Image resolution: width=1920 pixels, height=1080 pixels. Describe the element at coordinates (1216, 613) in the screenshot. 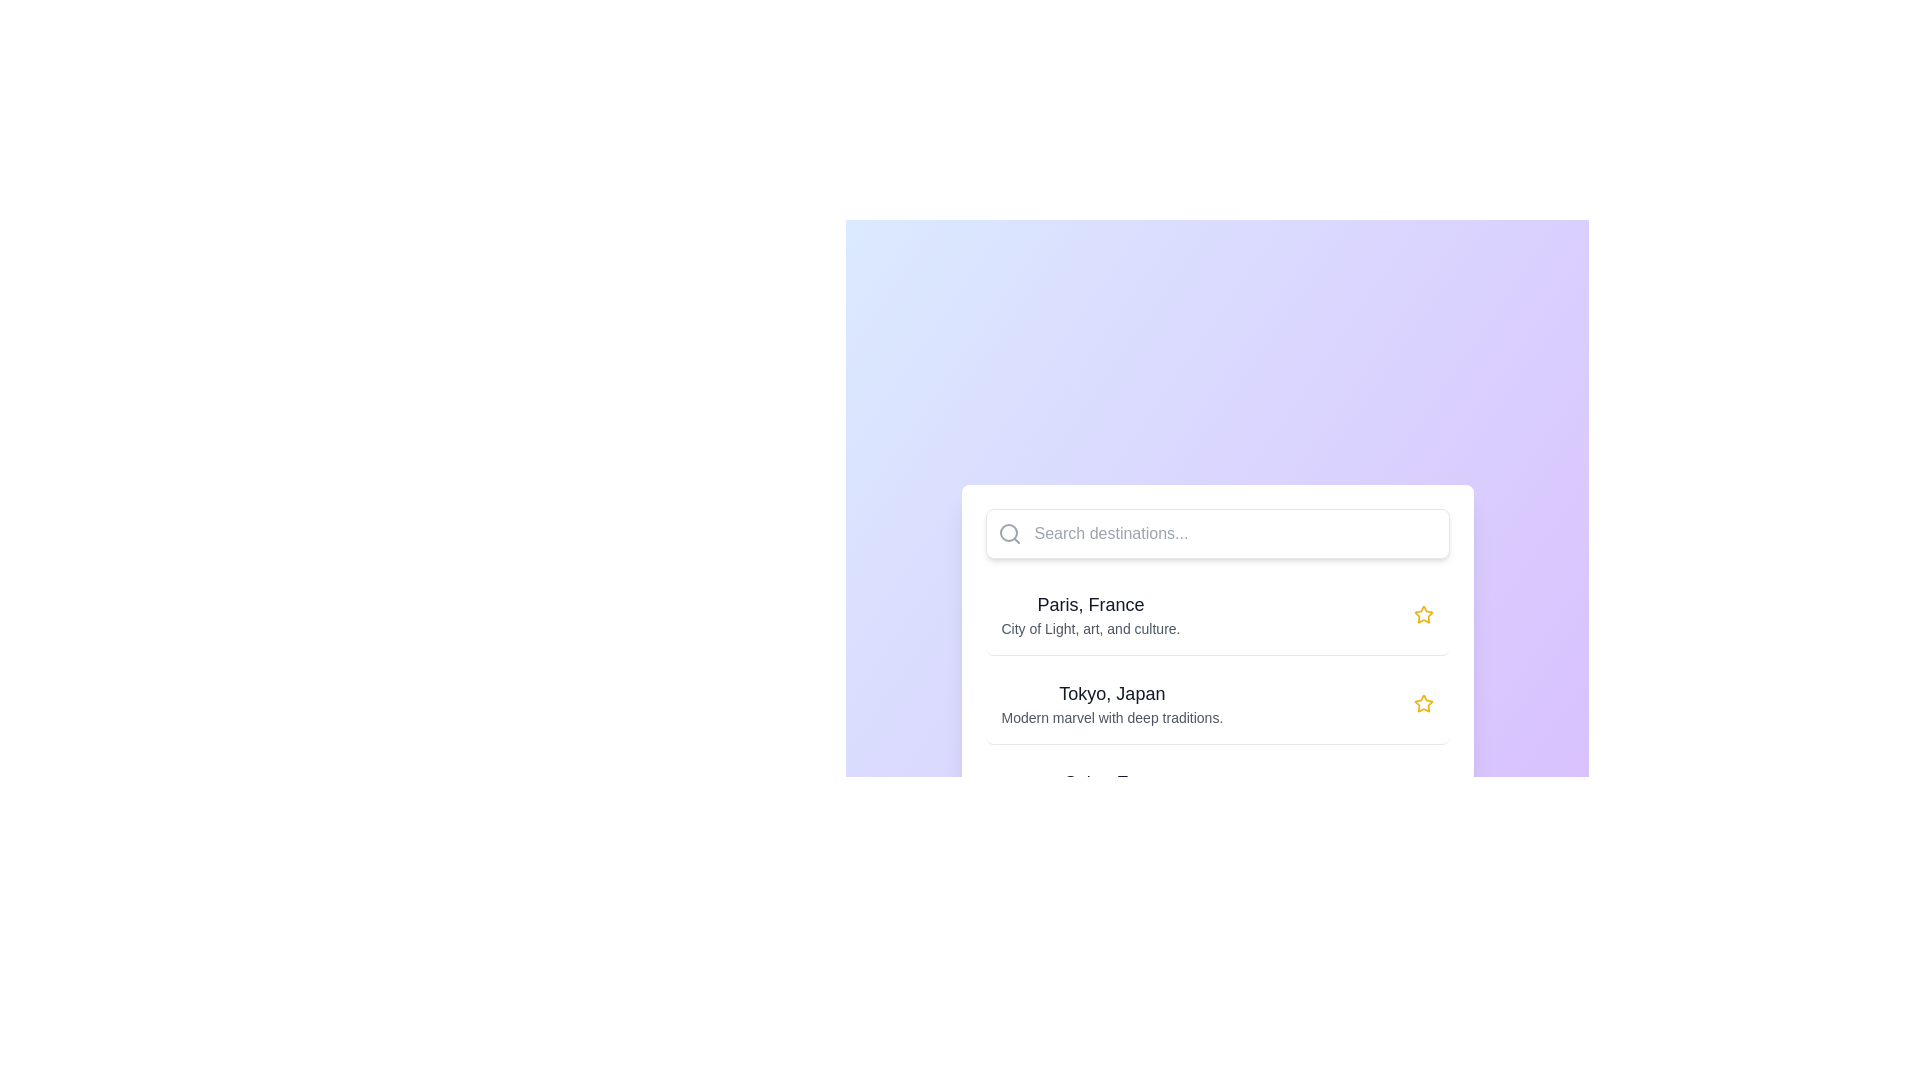

I see `the first list item displaying 'Paris, France'` at that location.